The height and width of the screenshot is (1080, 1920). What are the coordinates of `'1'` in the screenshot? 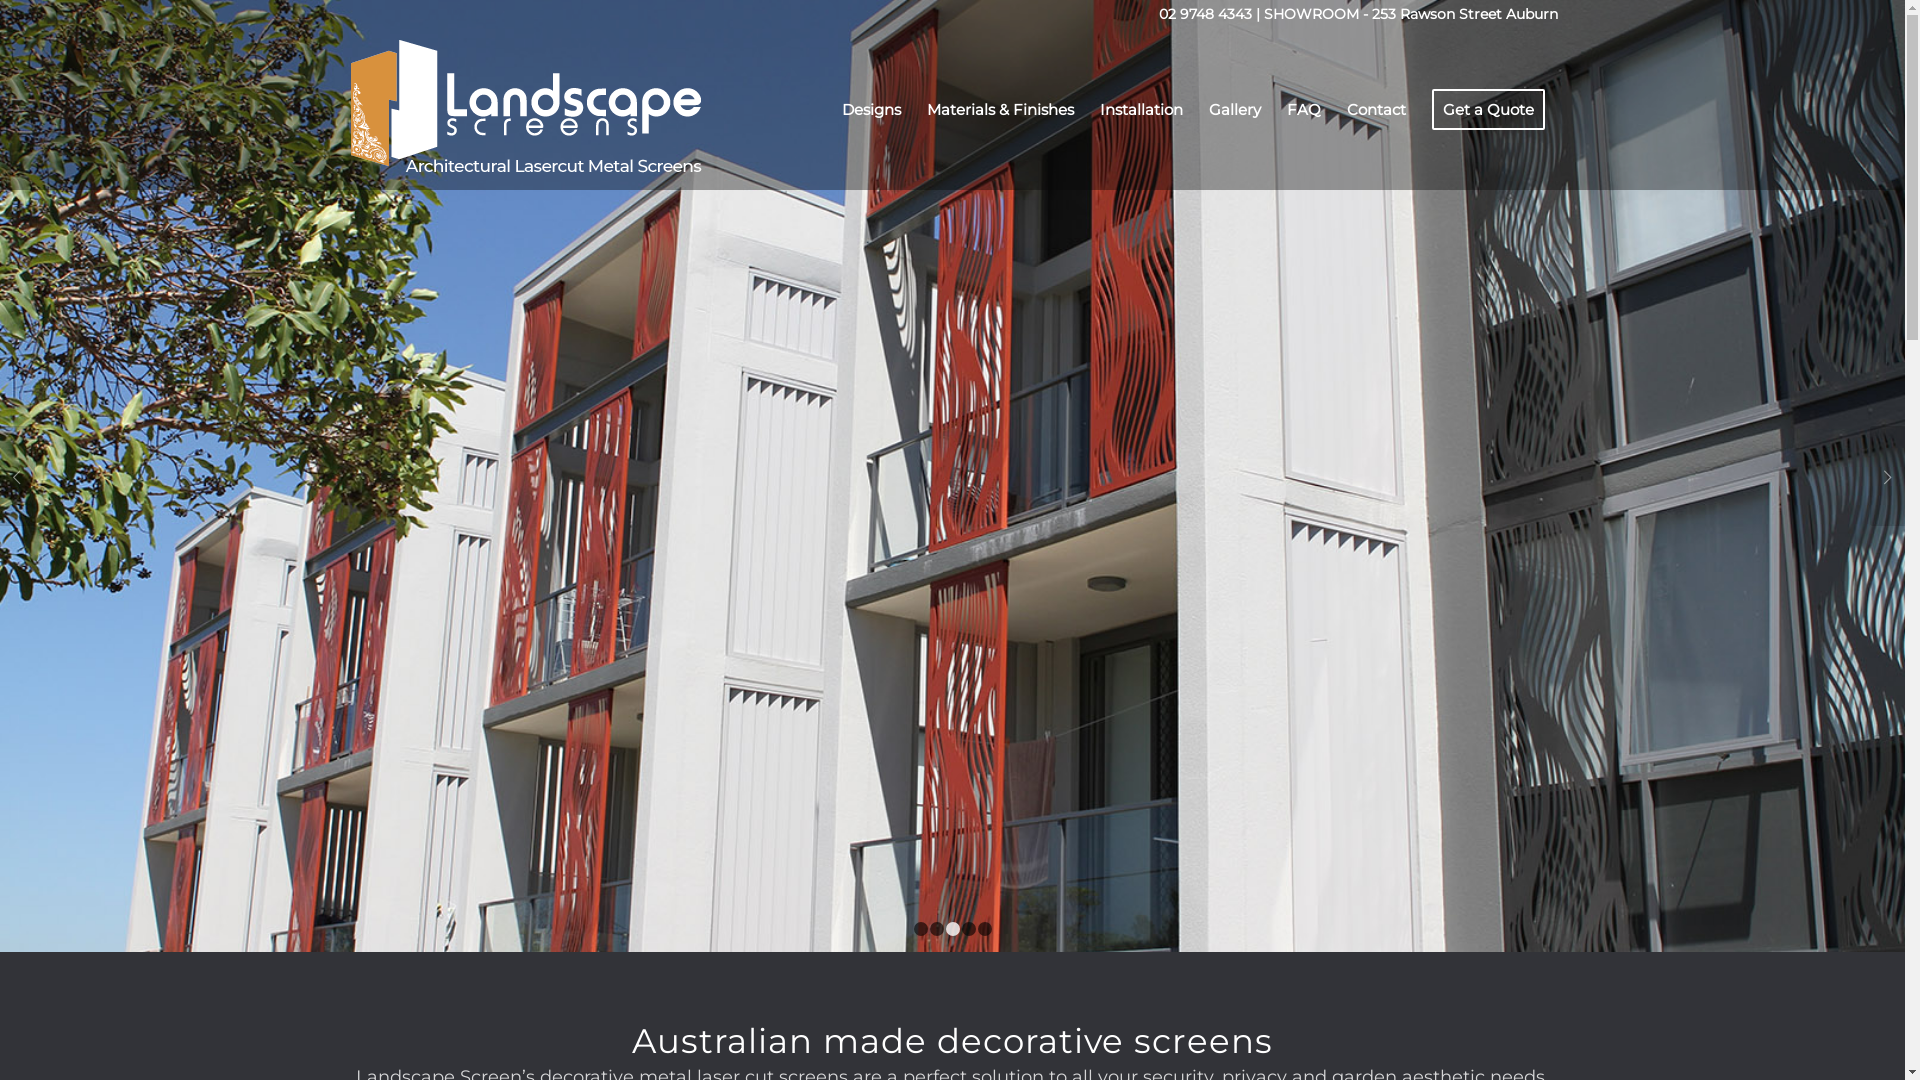 It's located at (920, 929).